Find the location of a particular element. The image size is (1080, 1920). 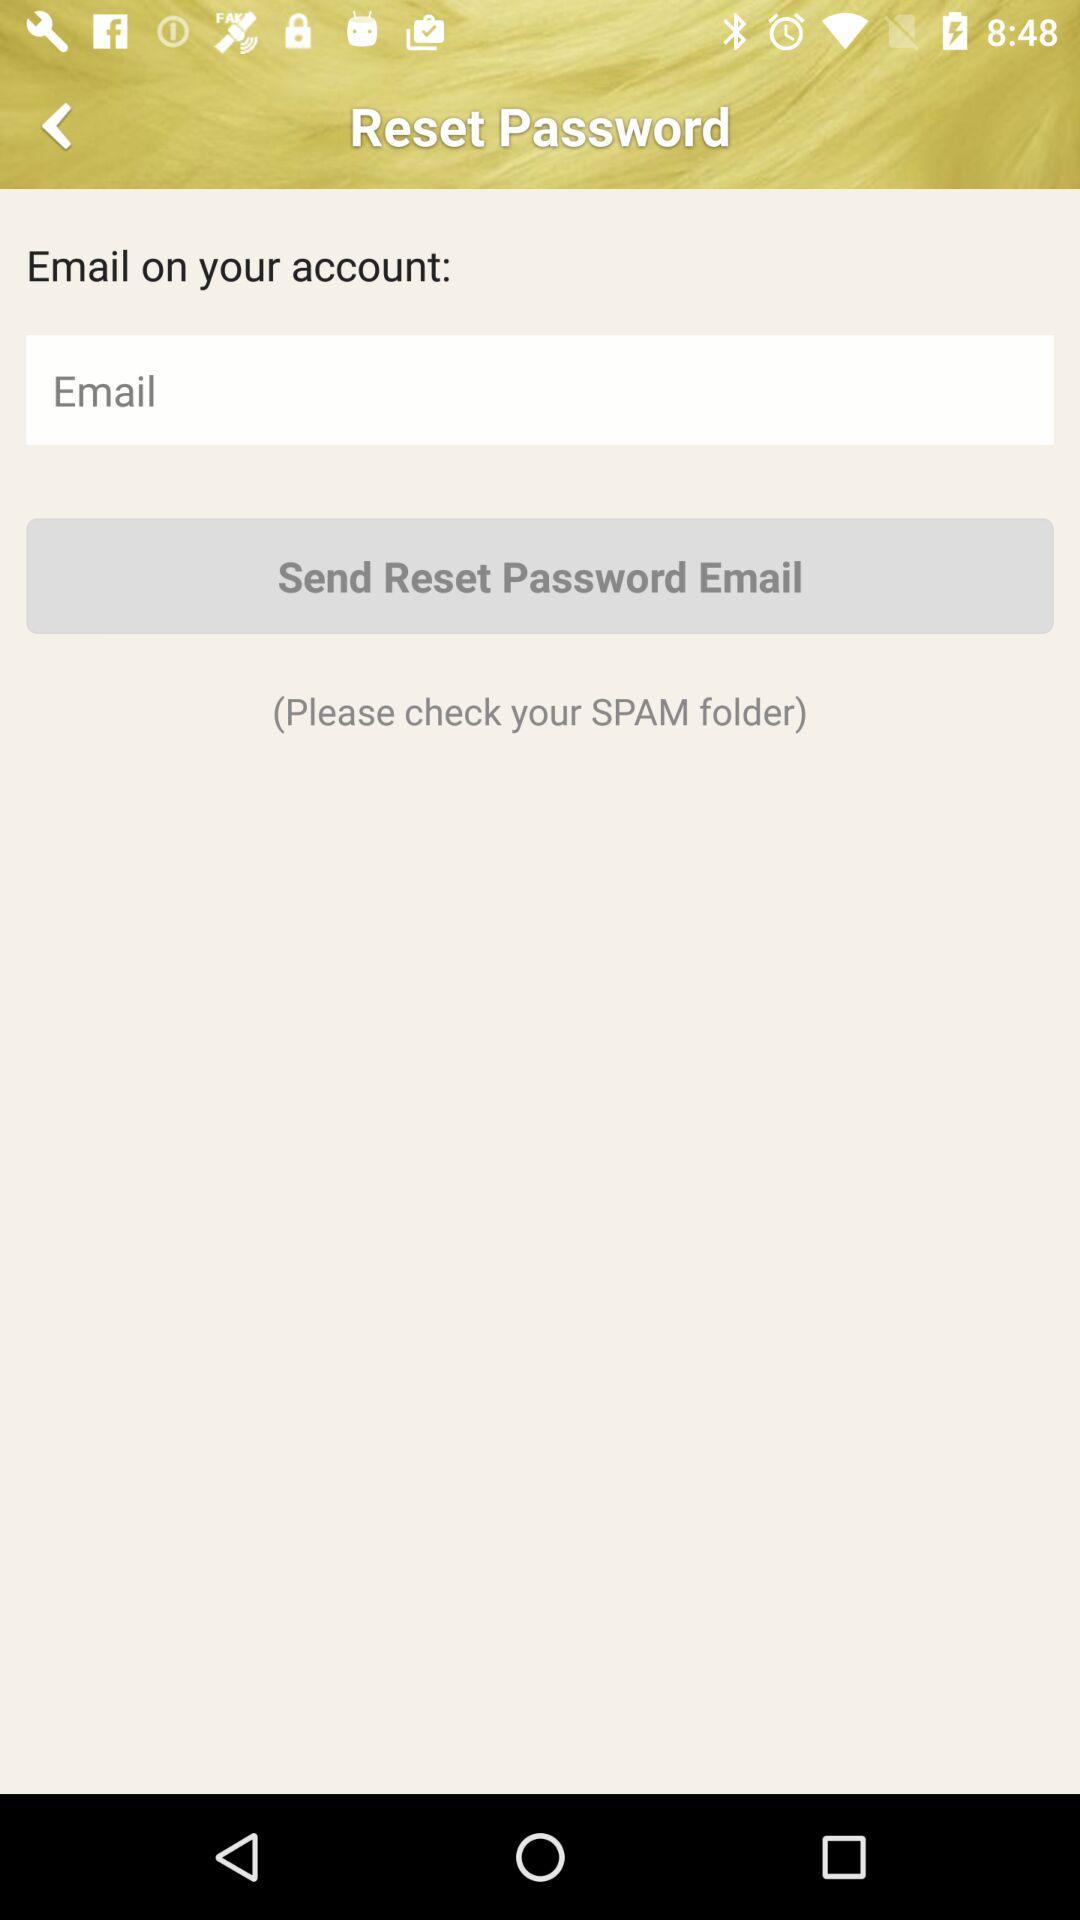

back is located at coordinates (59, 124).